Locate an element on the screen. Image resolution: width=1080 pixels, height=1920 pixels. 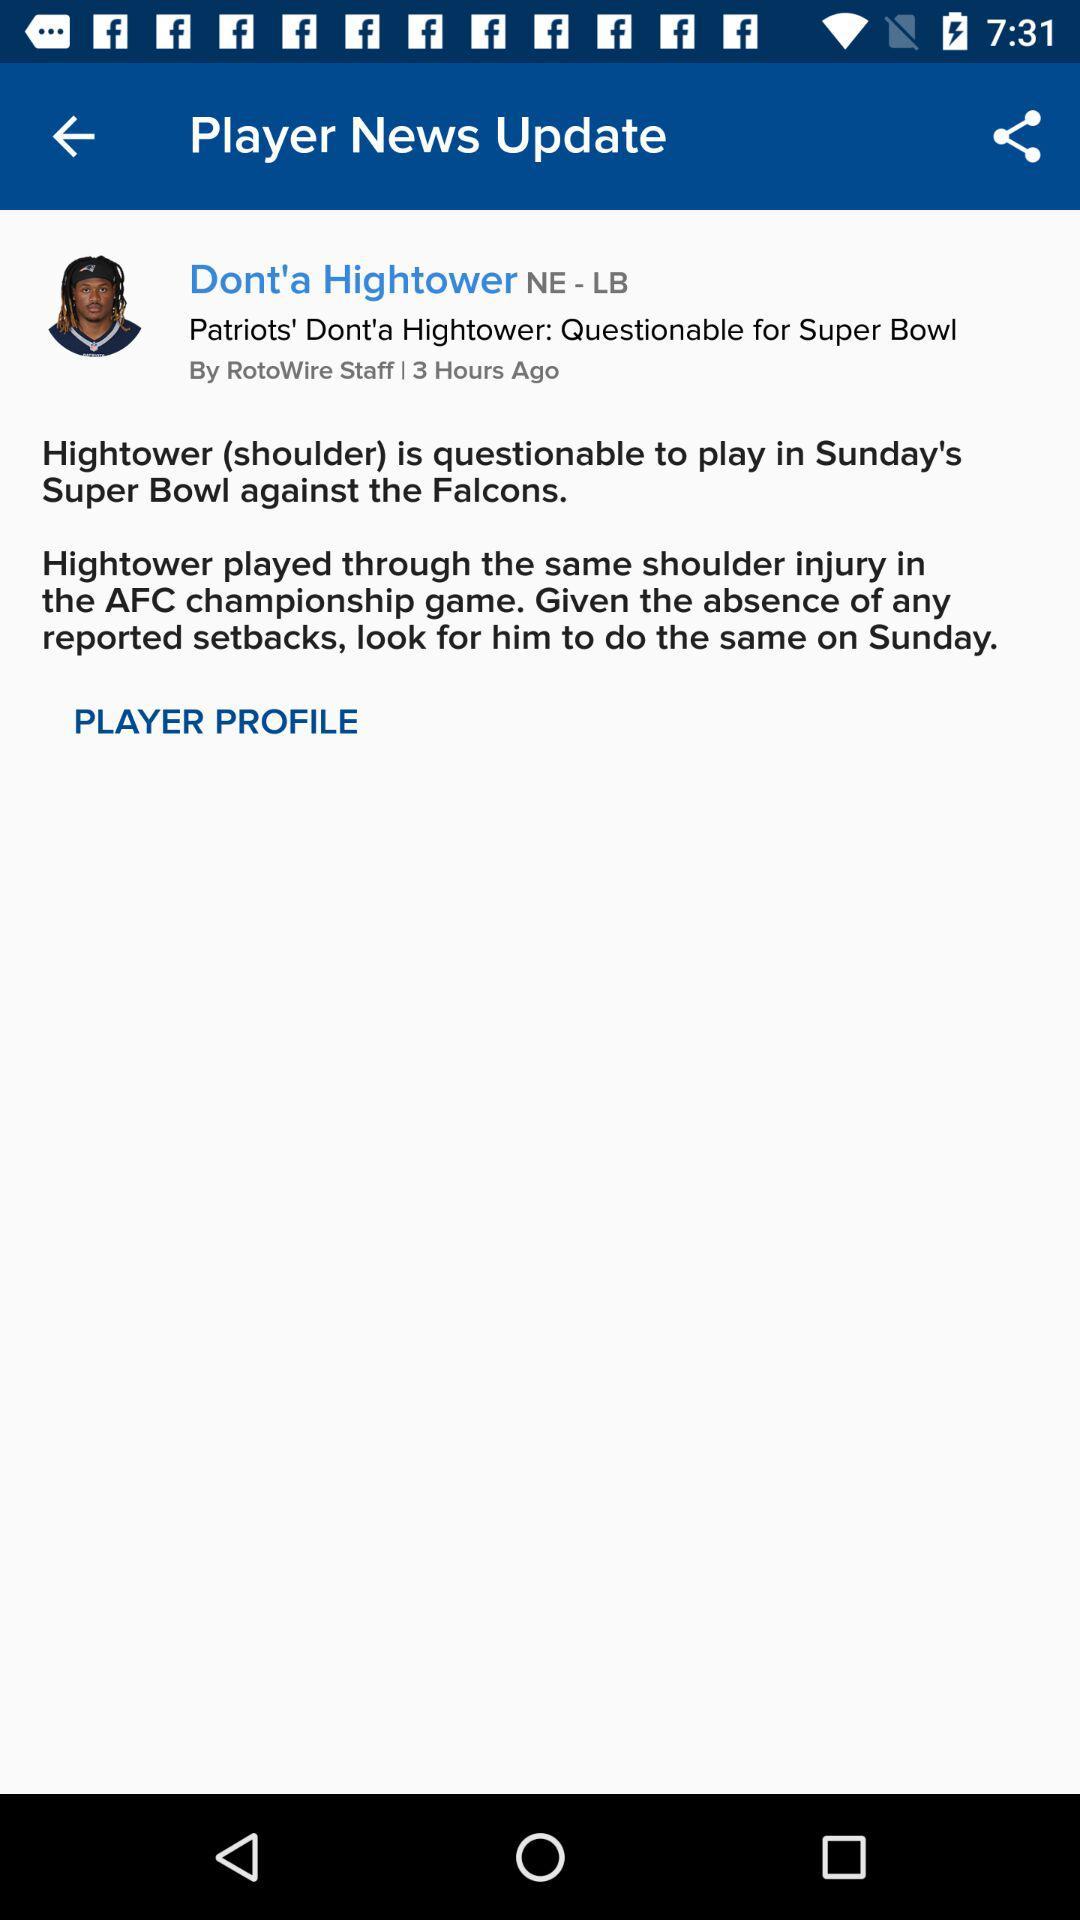
the player profile is located at coordinates (216, 721).